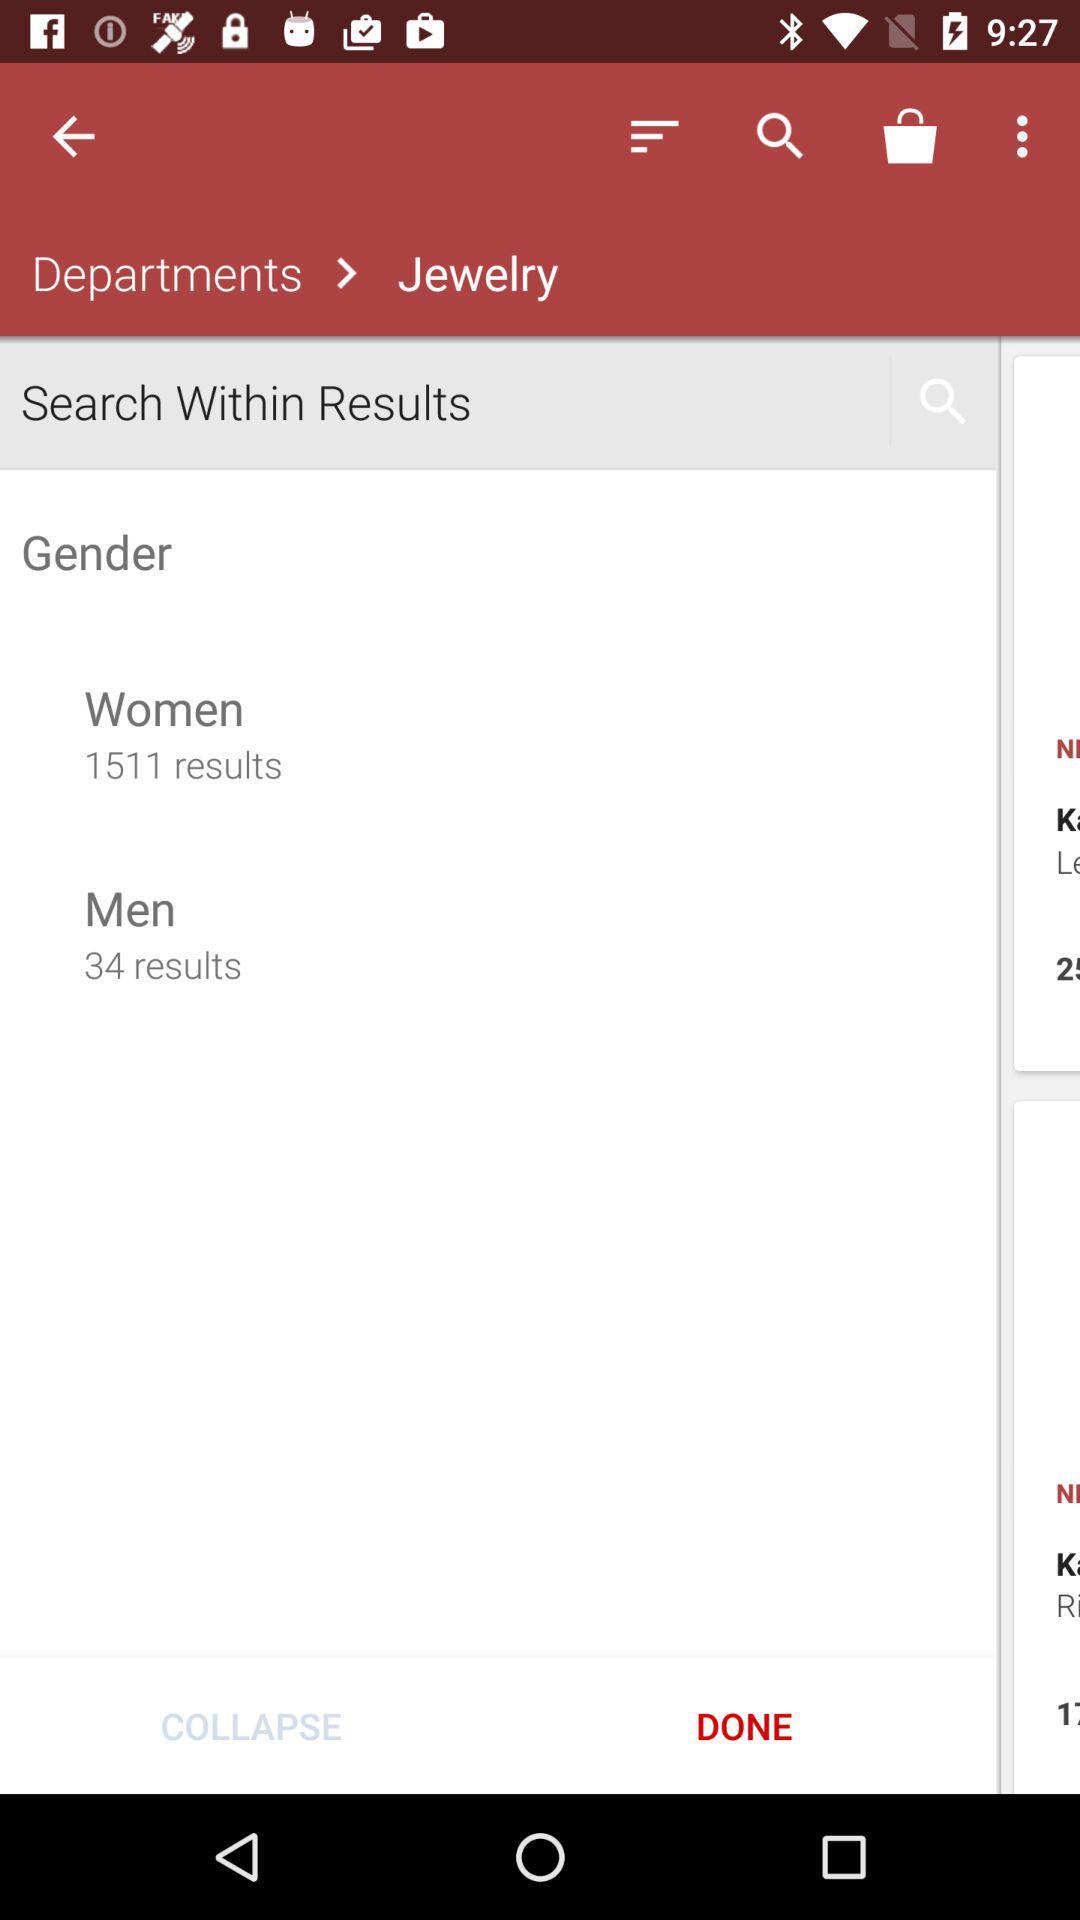 This screenshot has height=1920, width=1080. Describe the element at coordinates (654, 135) in the screenshot. I see `the icon to the right of the jewelry  item` at that location.